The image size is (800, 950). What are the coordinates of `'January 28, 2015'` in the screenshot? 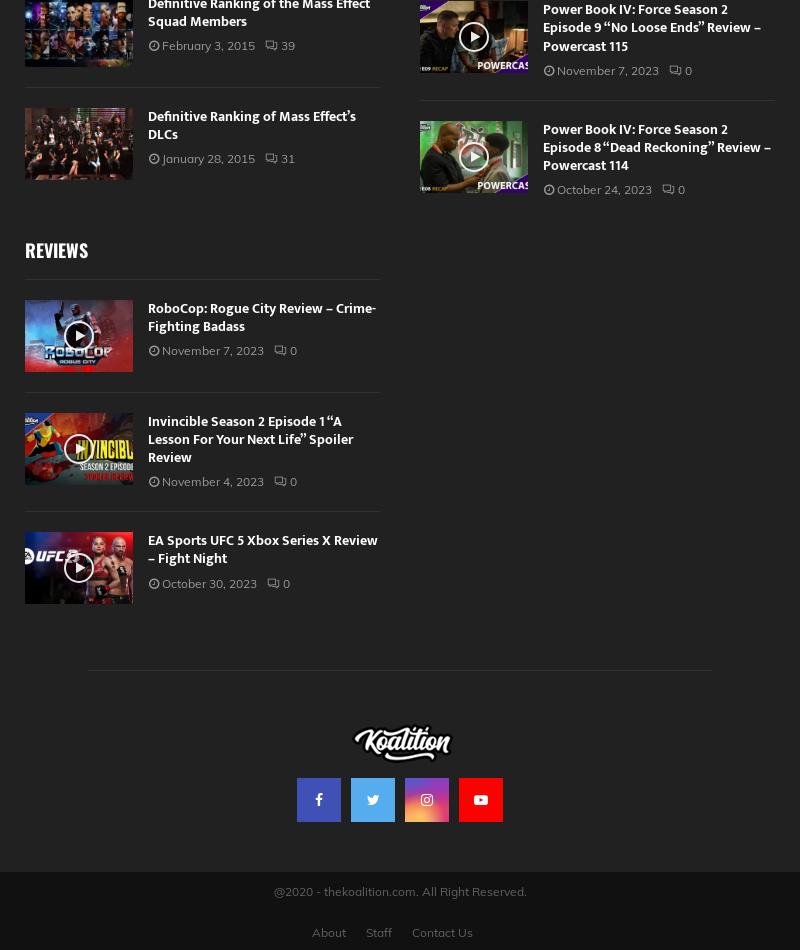 It's located at (208, 157).